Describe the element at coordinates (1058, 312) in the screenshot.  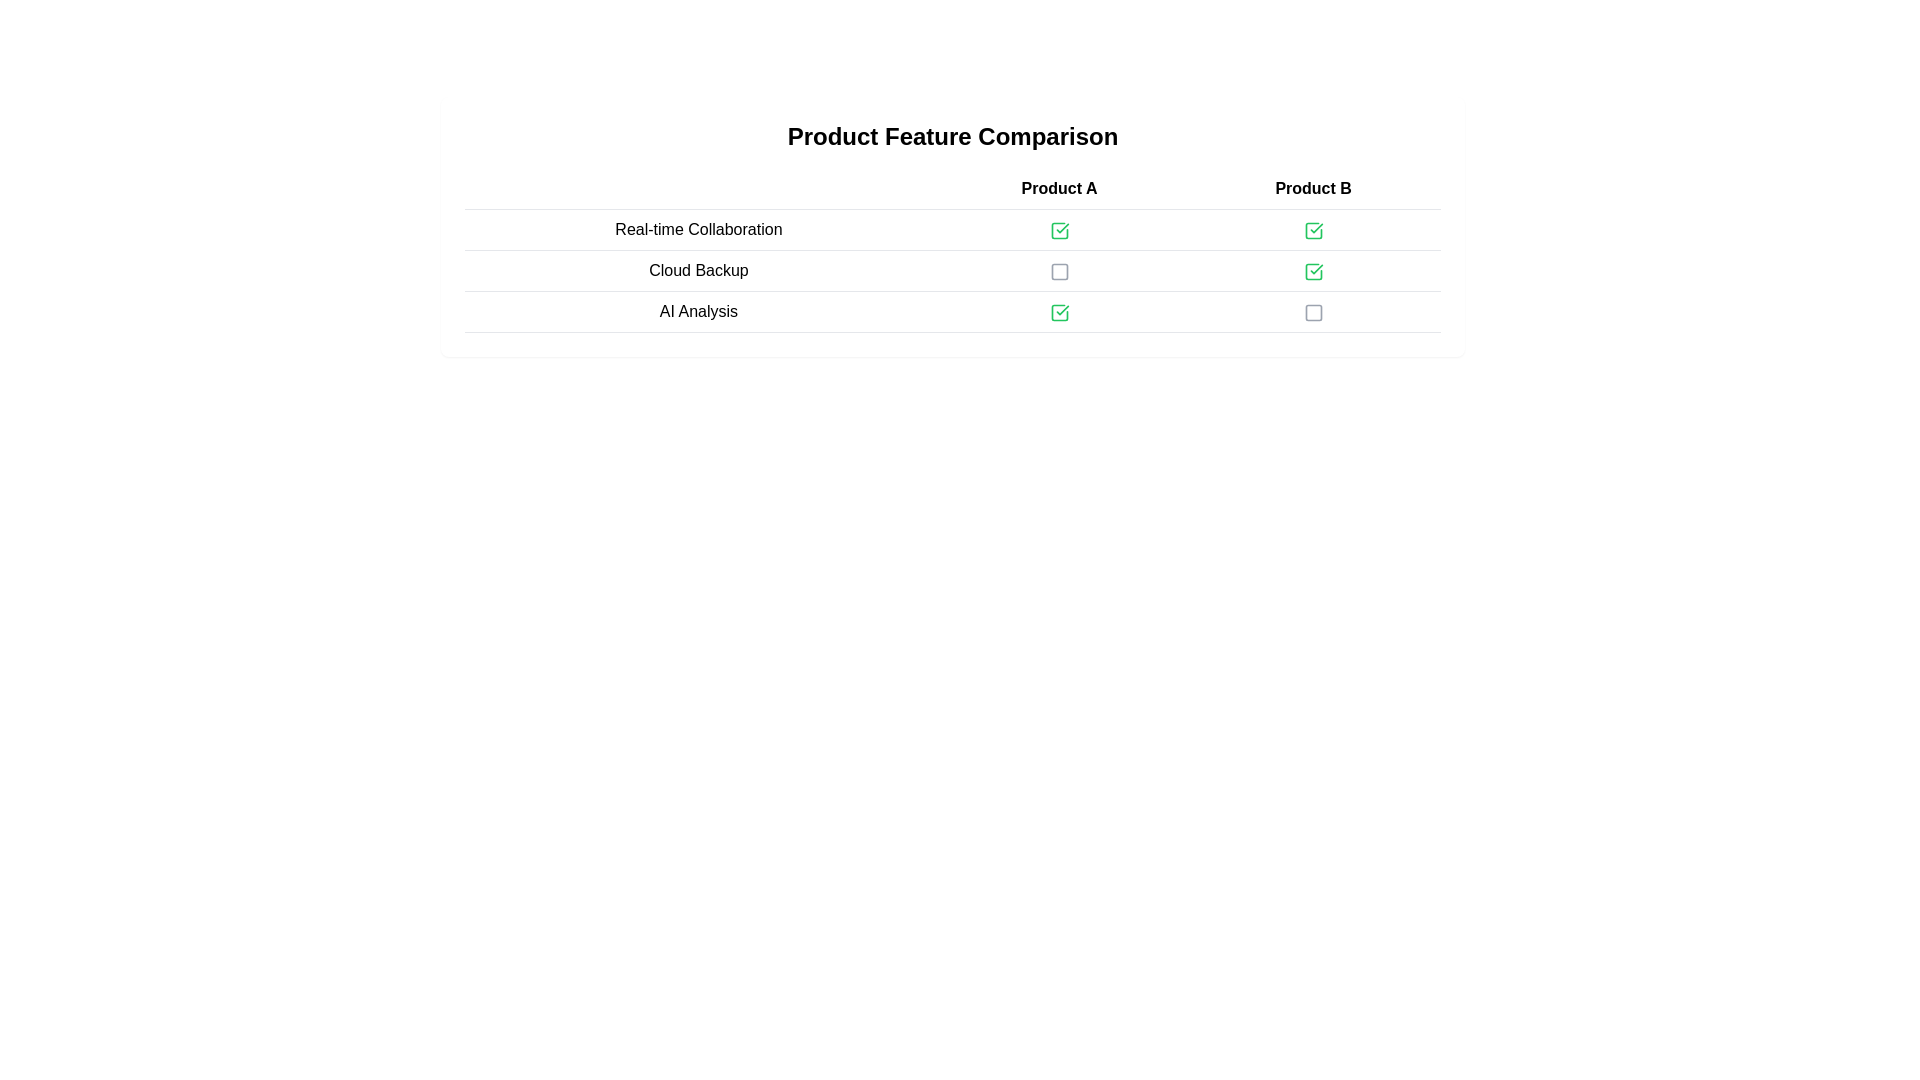
I see `the green square checkbox icon with a checkmark inside, located in the third row of the comparison table under the 'Product A' column, indicating the feature 'AI Analysis'` at that location.